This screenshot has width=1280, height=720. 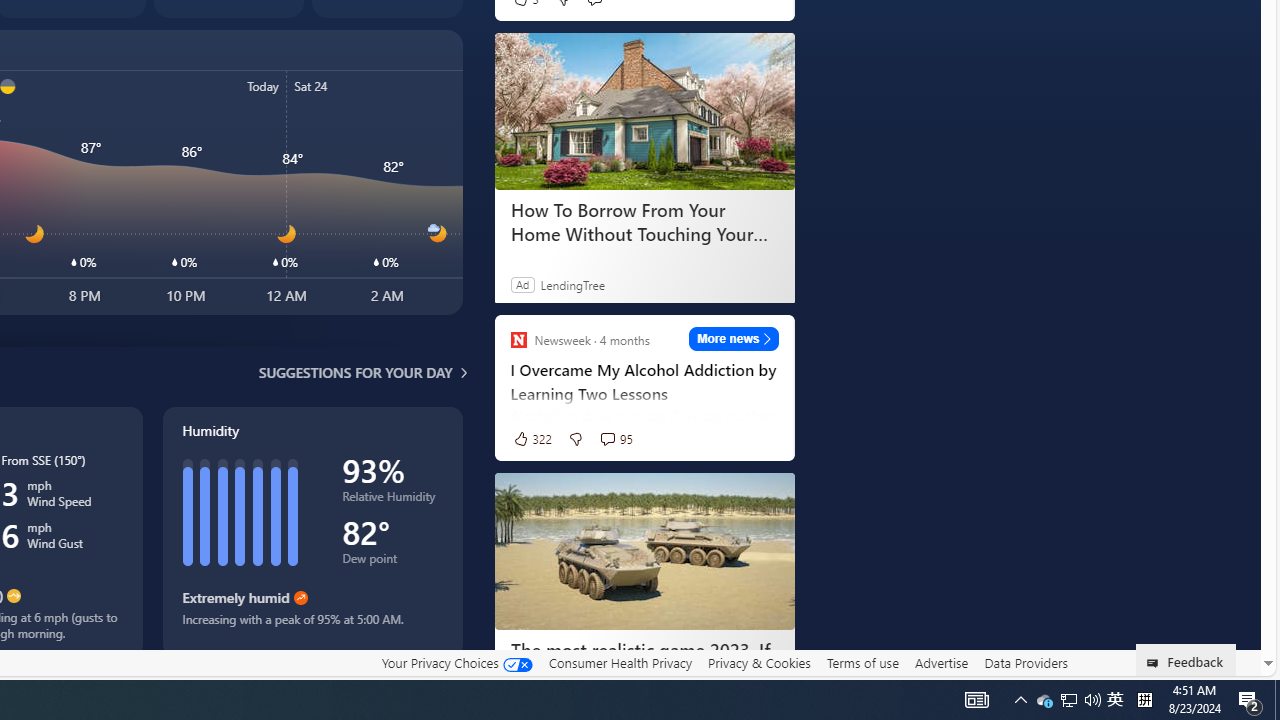 What do you see at coordinates (1025, 662) in the screenshot?
I see `'Data Providers'` at bounding box center [1025, 662].